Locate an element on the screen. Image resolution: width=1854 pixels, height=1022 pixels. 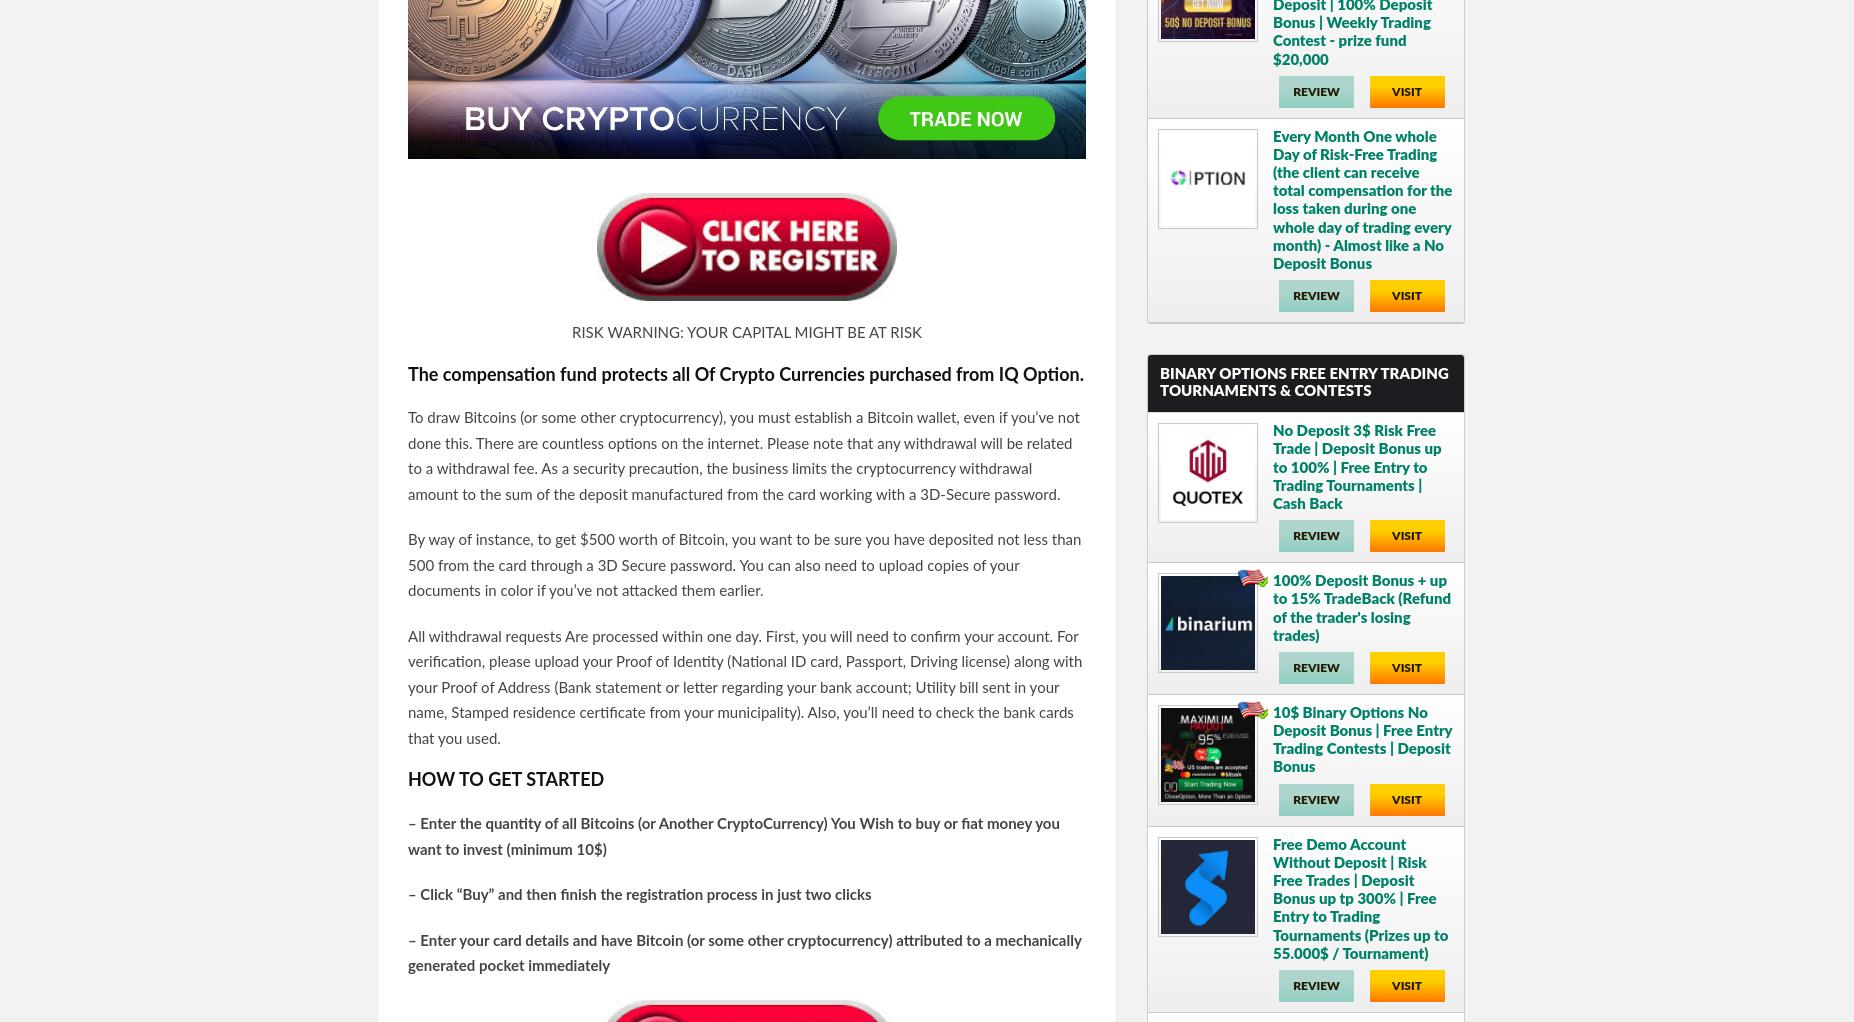
'HOW TO GET STARTED' is located at coordinates (505, 781).